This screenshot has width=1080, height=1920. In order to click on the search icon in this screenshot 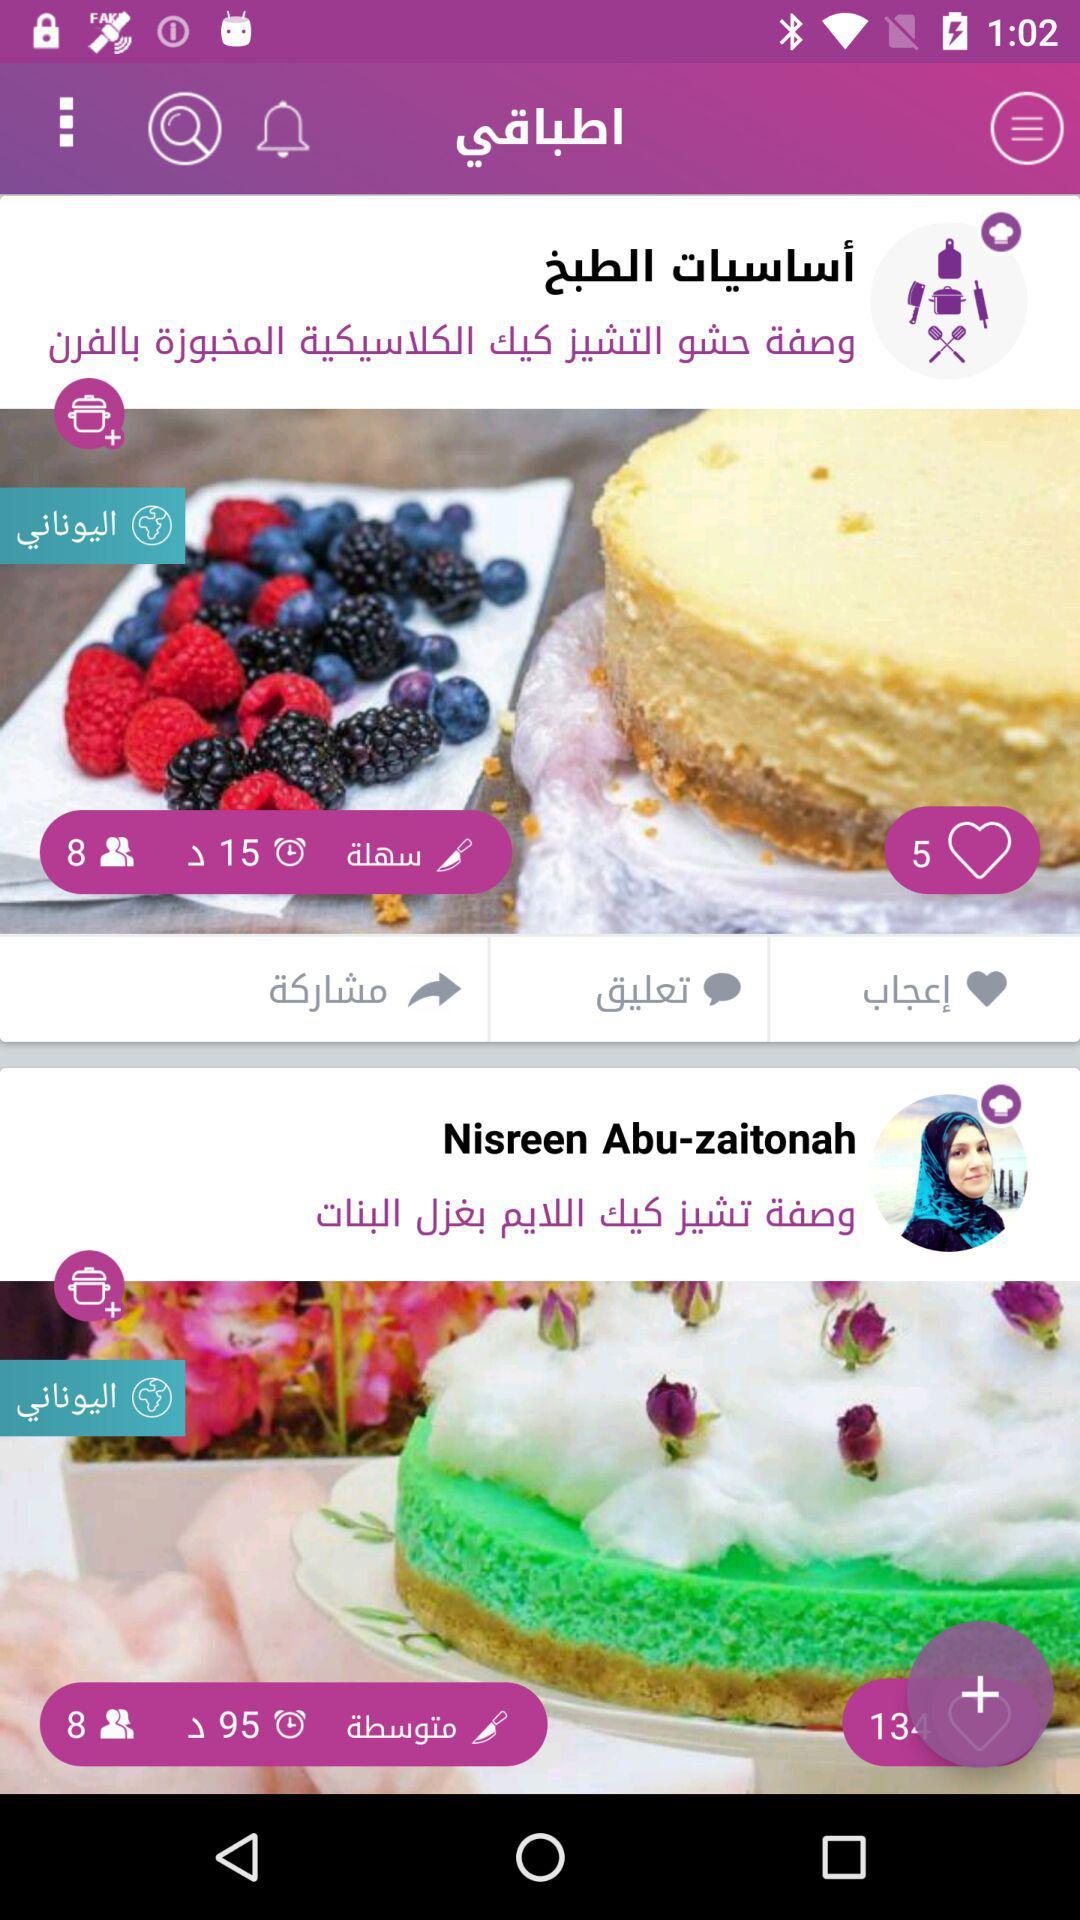, I will do `click(184, 127)`.